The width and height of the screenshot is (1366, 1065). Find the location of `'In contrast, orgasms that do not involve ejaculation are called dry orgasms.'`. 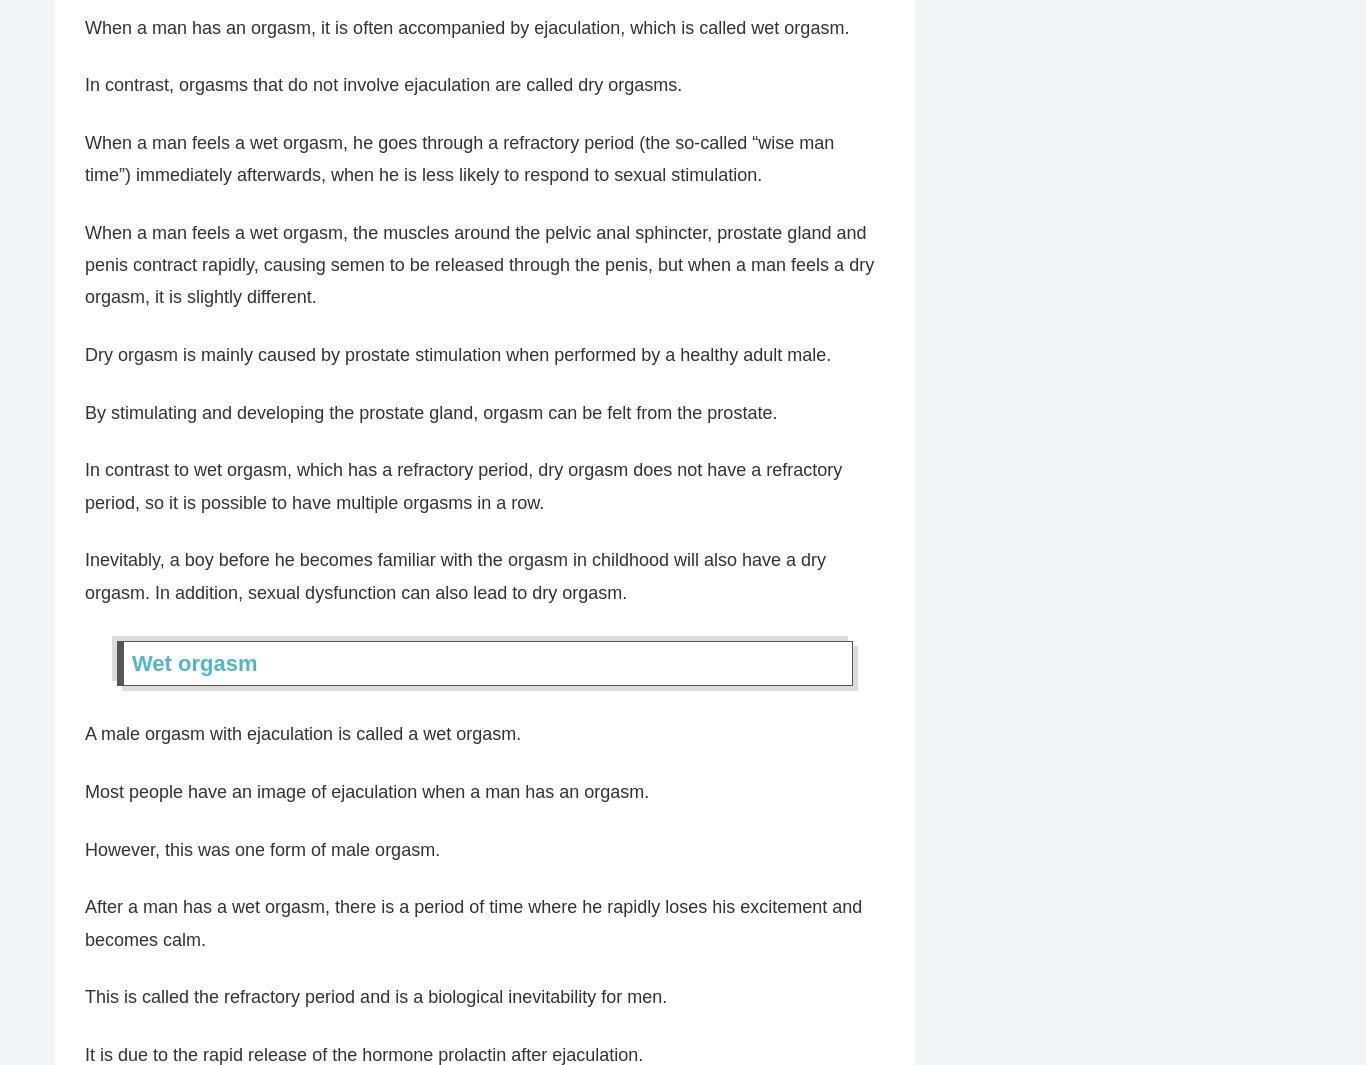

'In contrast, orgasms that do not involve ejaculation are called dry orgasms.' is located at coordinates (382, 83).